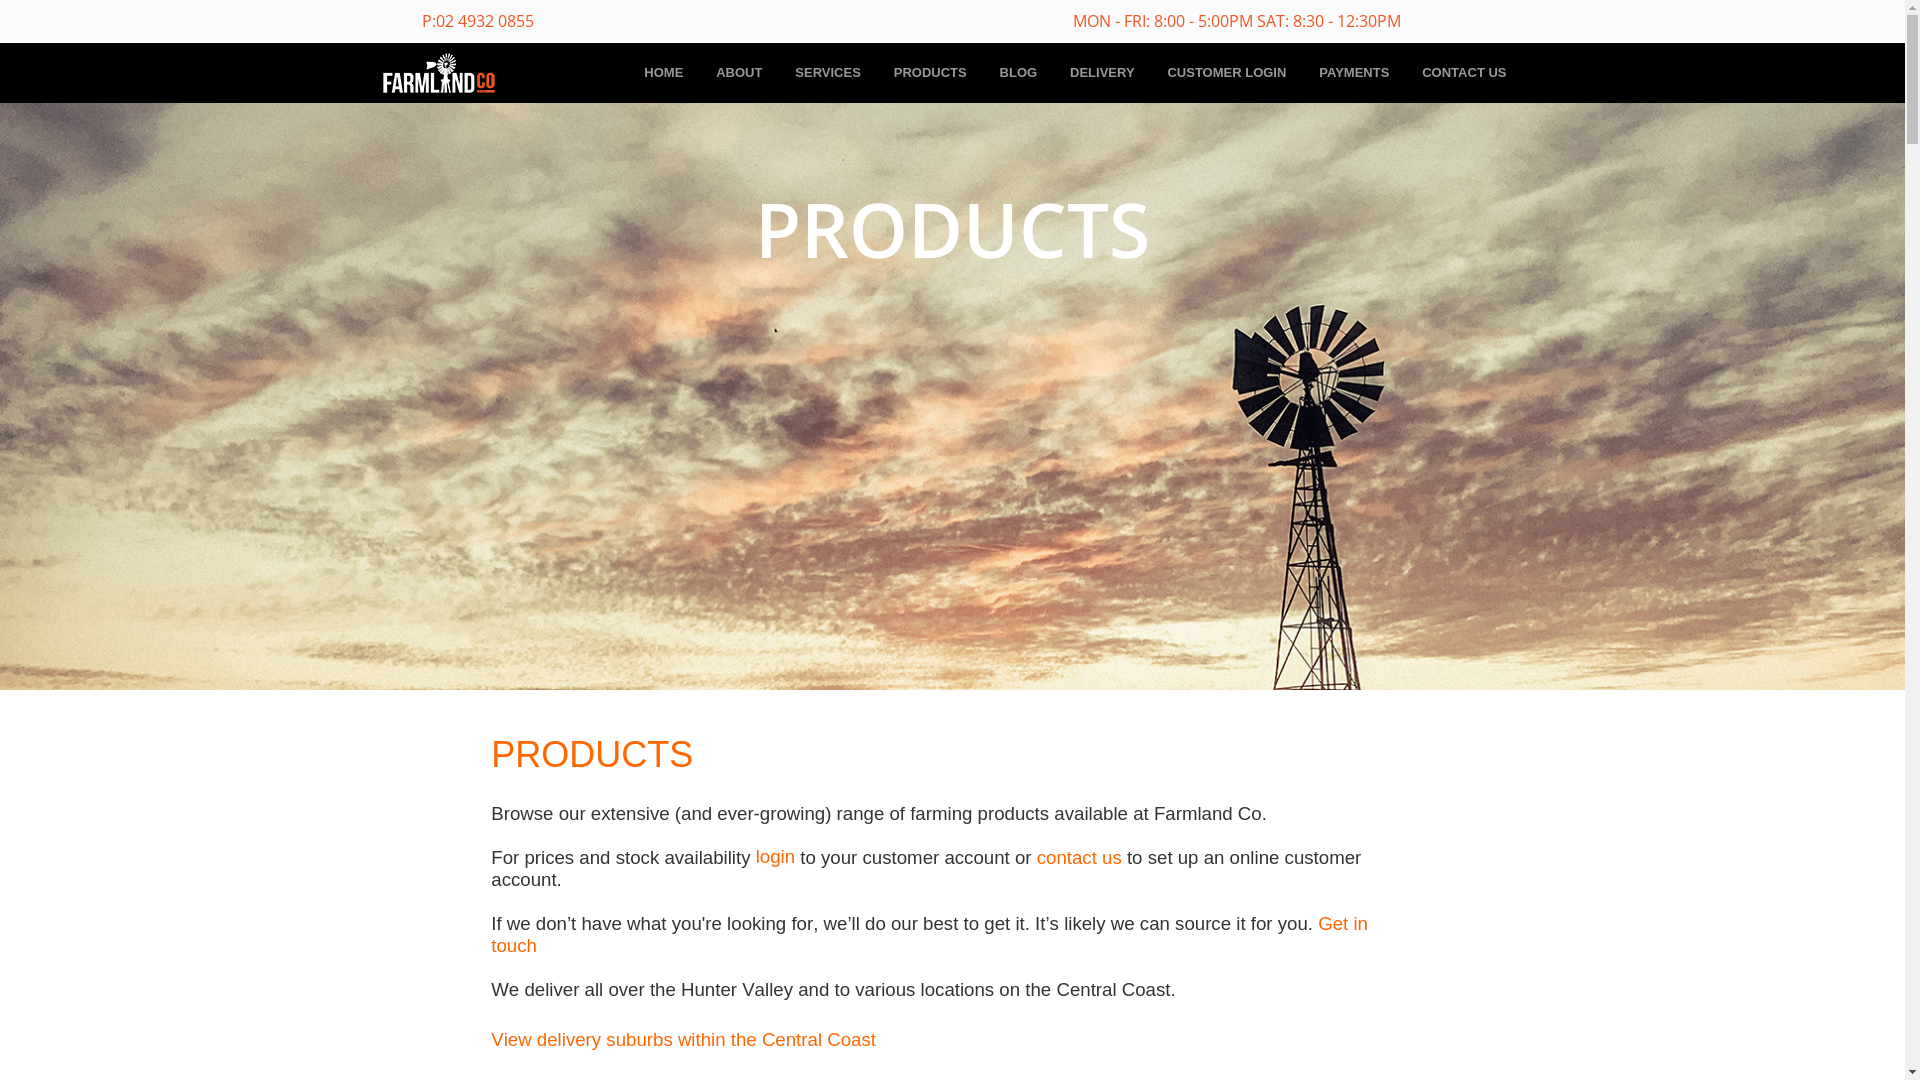 This screenshot has width=1920, height=1080. I want to click on 'BLOG', so click(983, 72).